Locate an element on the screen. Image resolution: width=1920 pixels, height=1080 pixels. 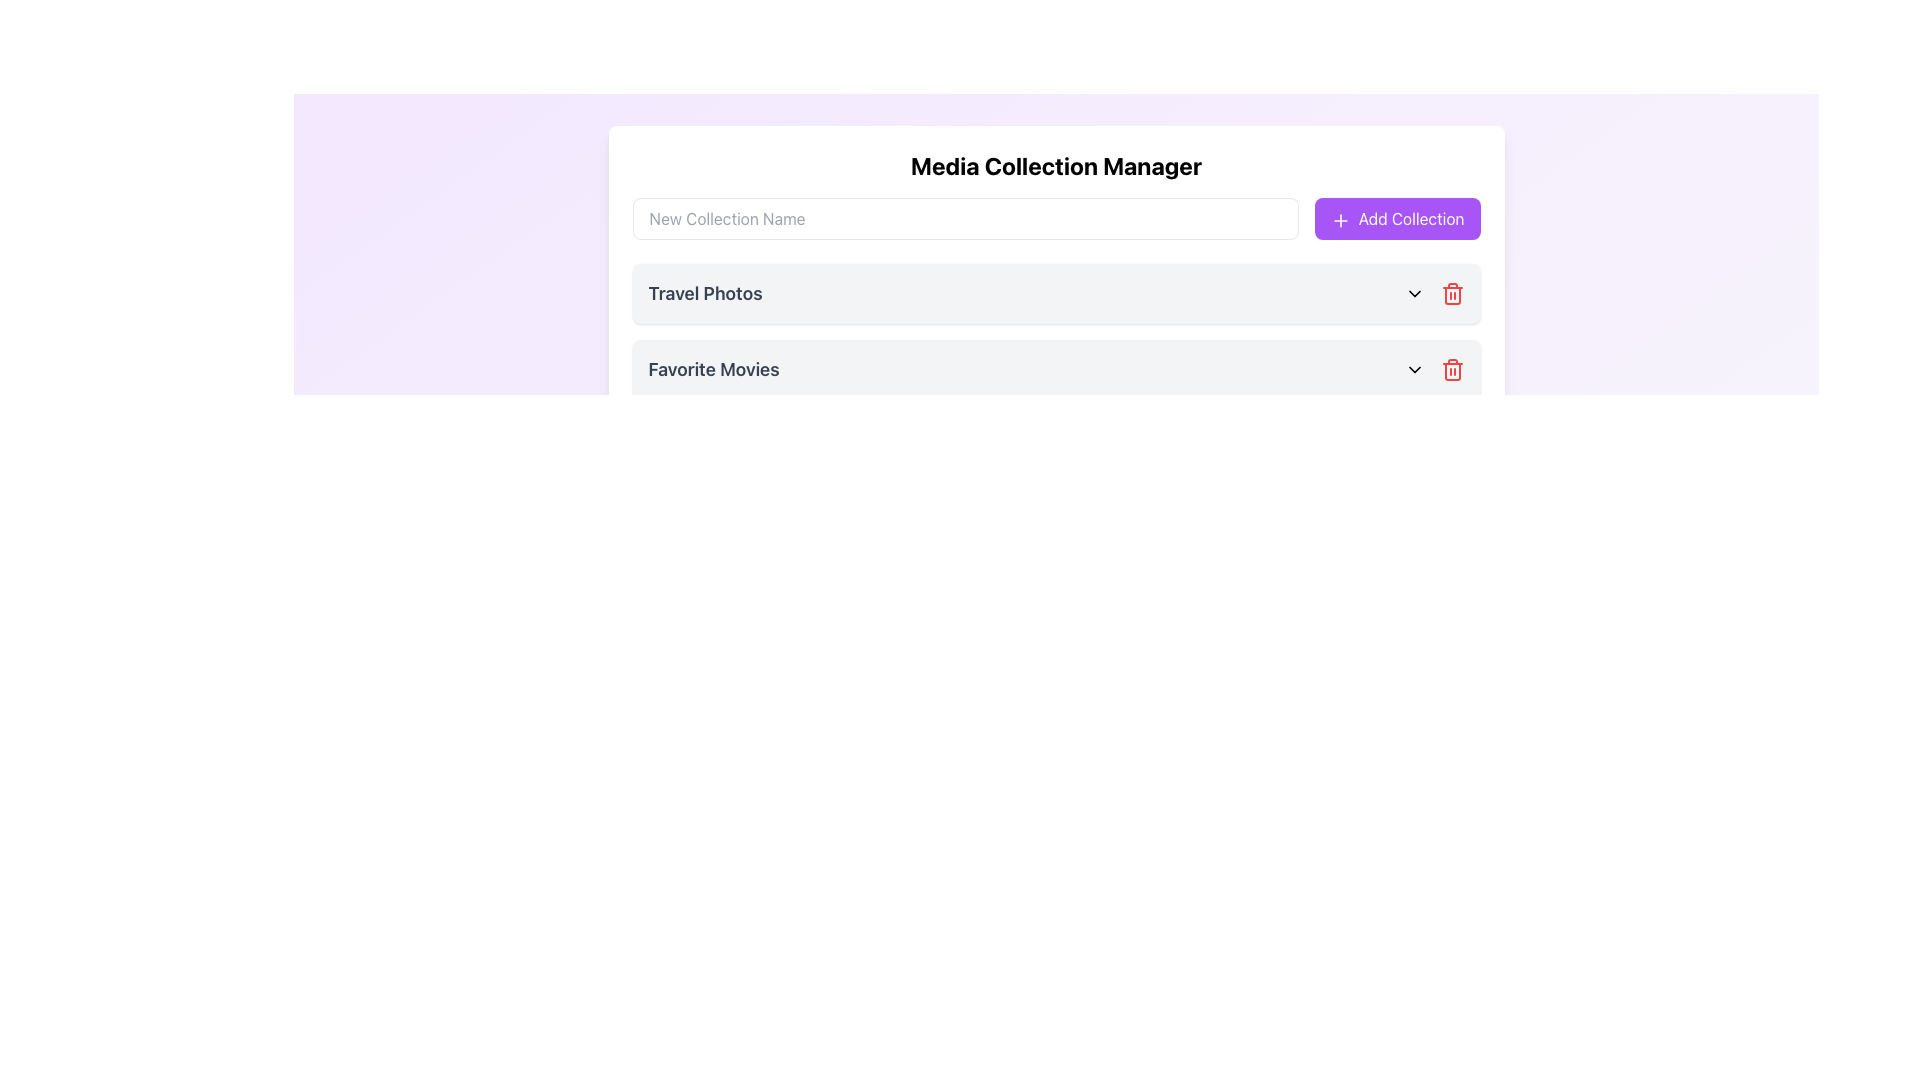
the button containing the add collection icon, which is styled in purple with white text and located at the top-right area of the interface is located at coordinates (1340, 220).